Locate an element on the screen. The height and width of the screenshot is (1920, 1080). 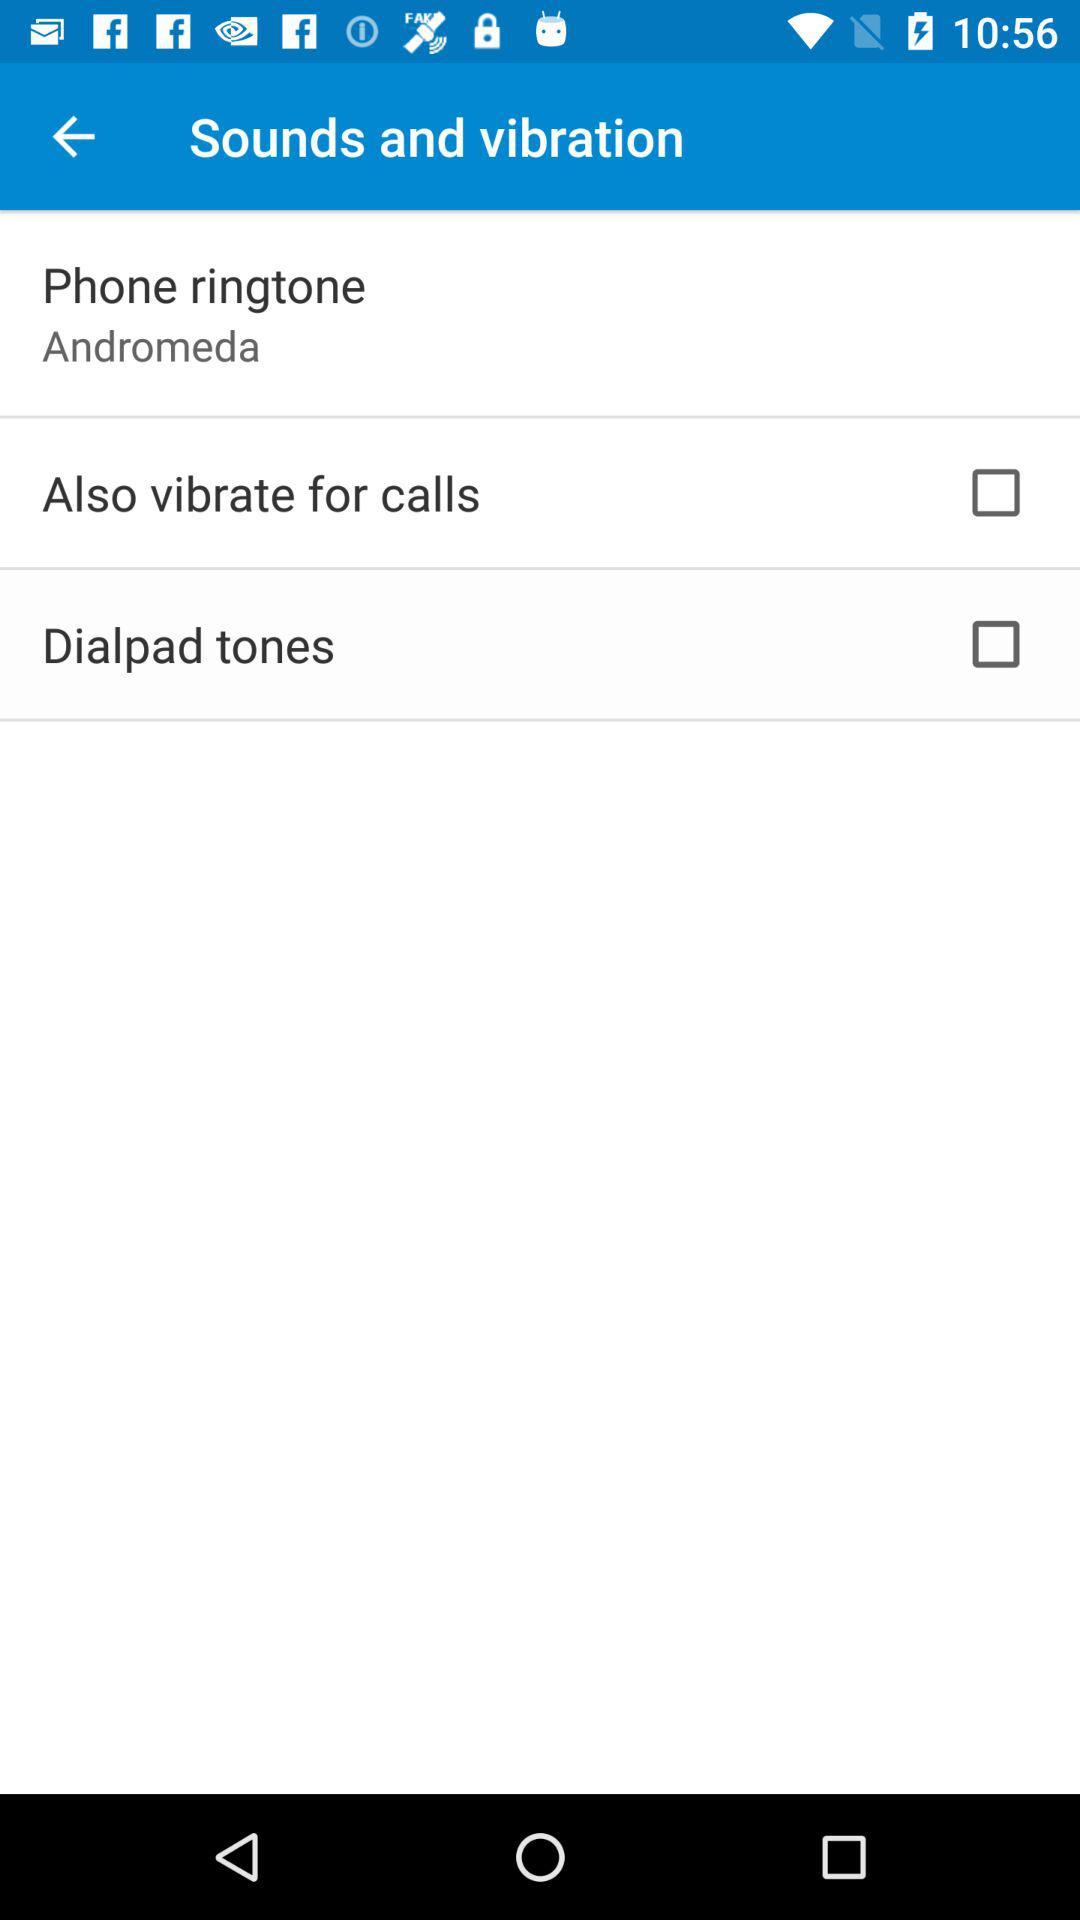
app to the left of the sounds and vibration item is located at coordinates (72, 135).